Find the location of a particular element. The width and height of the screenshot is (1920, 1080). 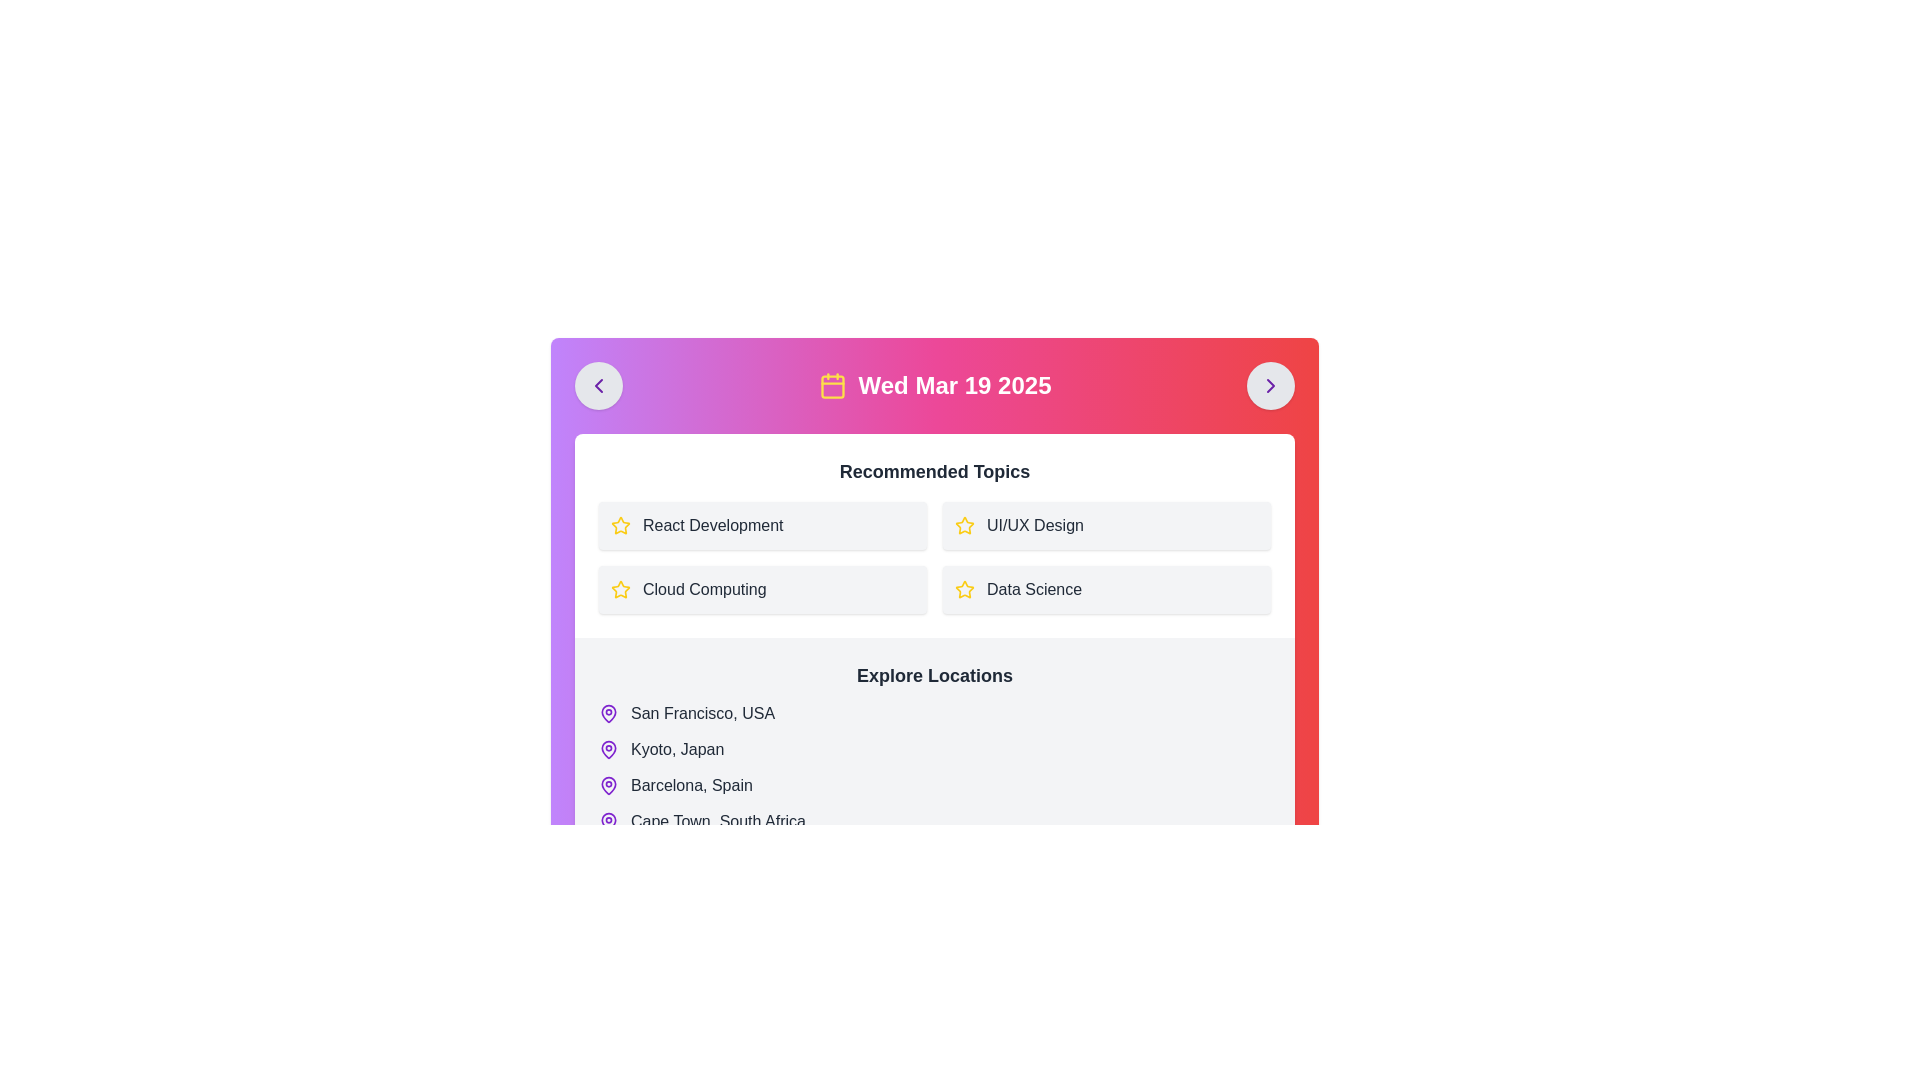

the purple map pin icon located next to 'Kyoto, Japan' in the 'Explore Locations' list is located at coordinates (608, 748).